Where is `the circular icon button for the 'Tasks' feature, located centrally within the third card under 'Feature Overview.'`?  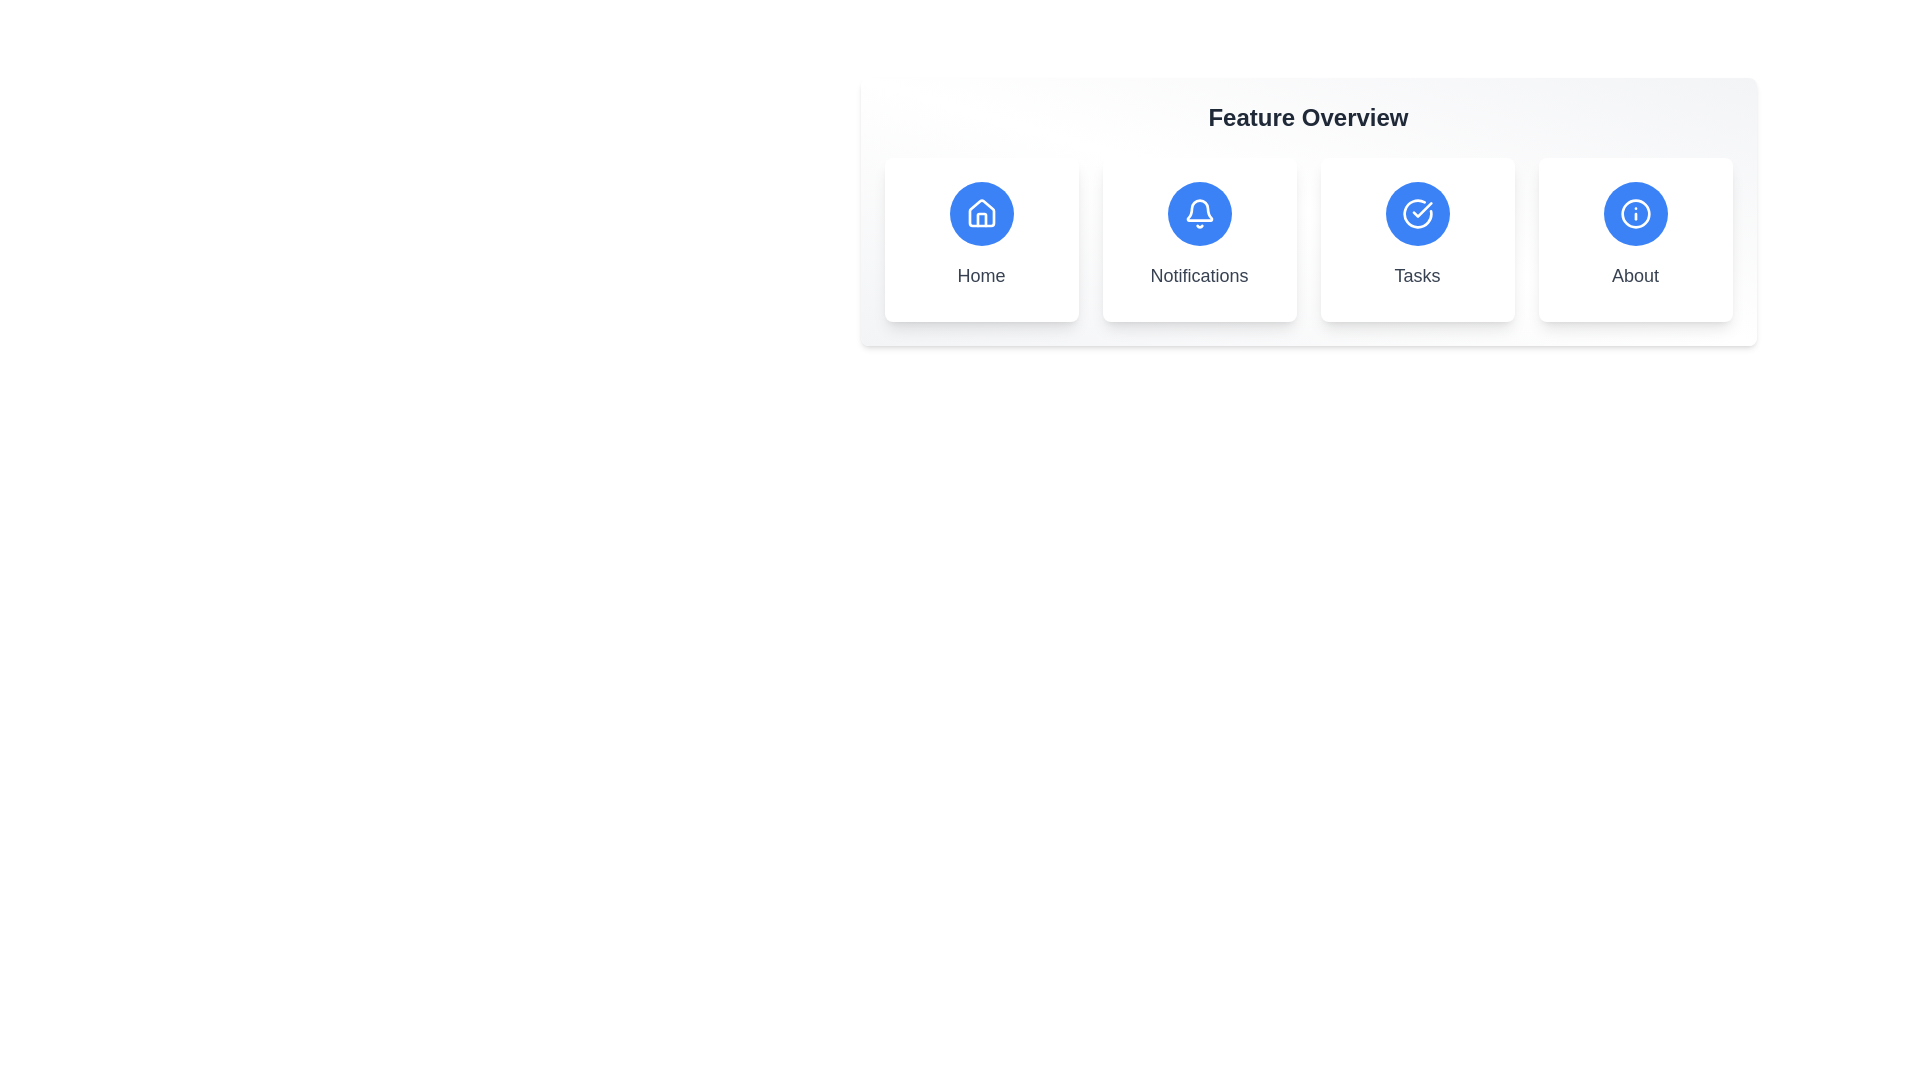
the circular icon button for the 'Tasks' feature, located centrally within the third card under 'Feature Overview.' is located at coordinates (1416, 213).